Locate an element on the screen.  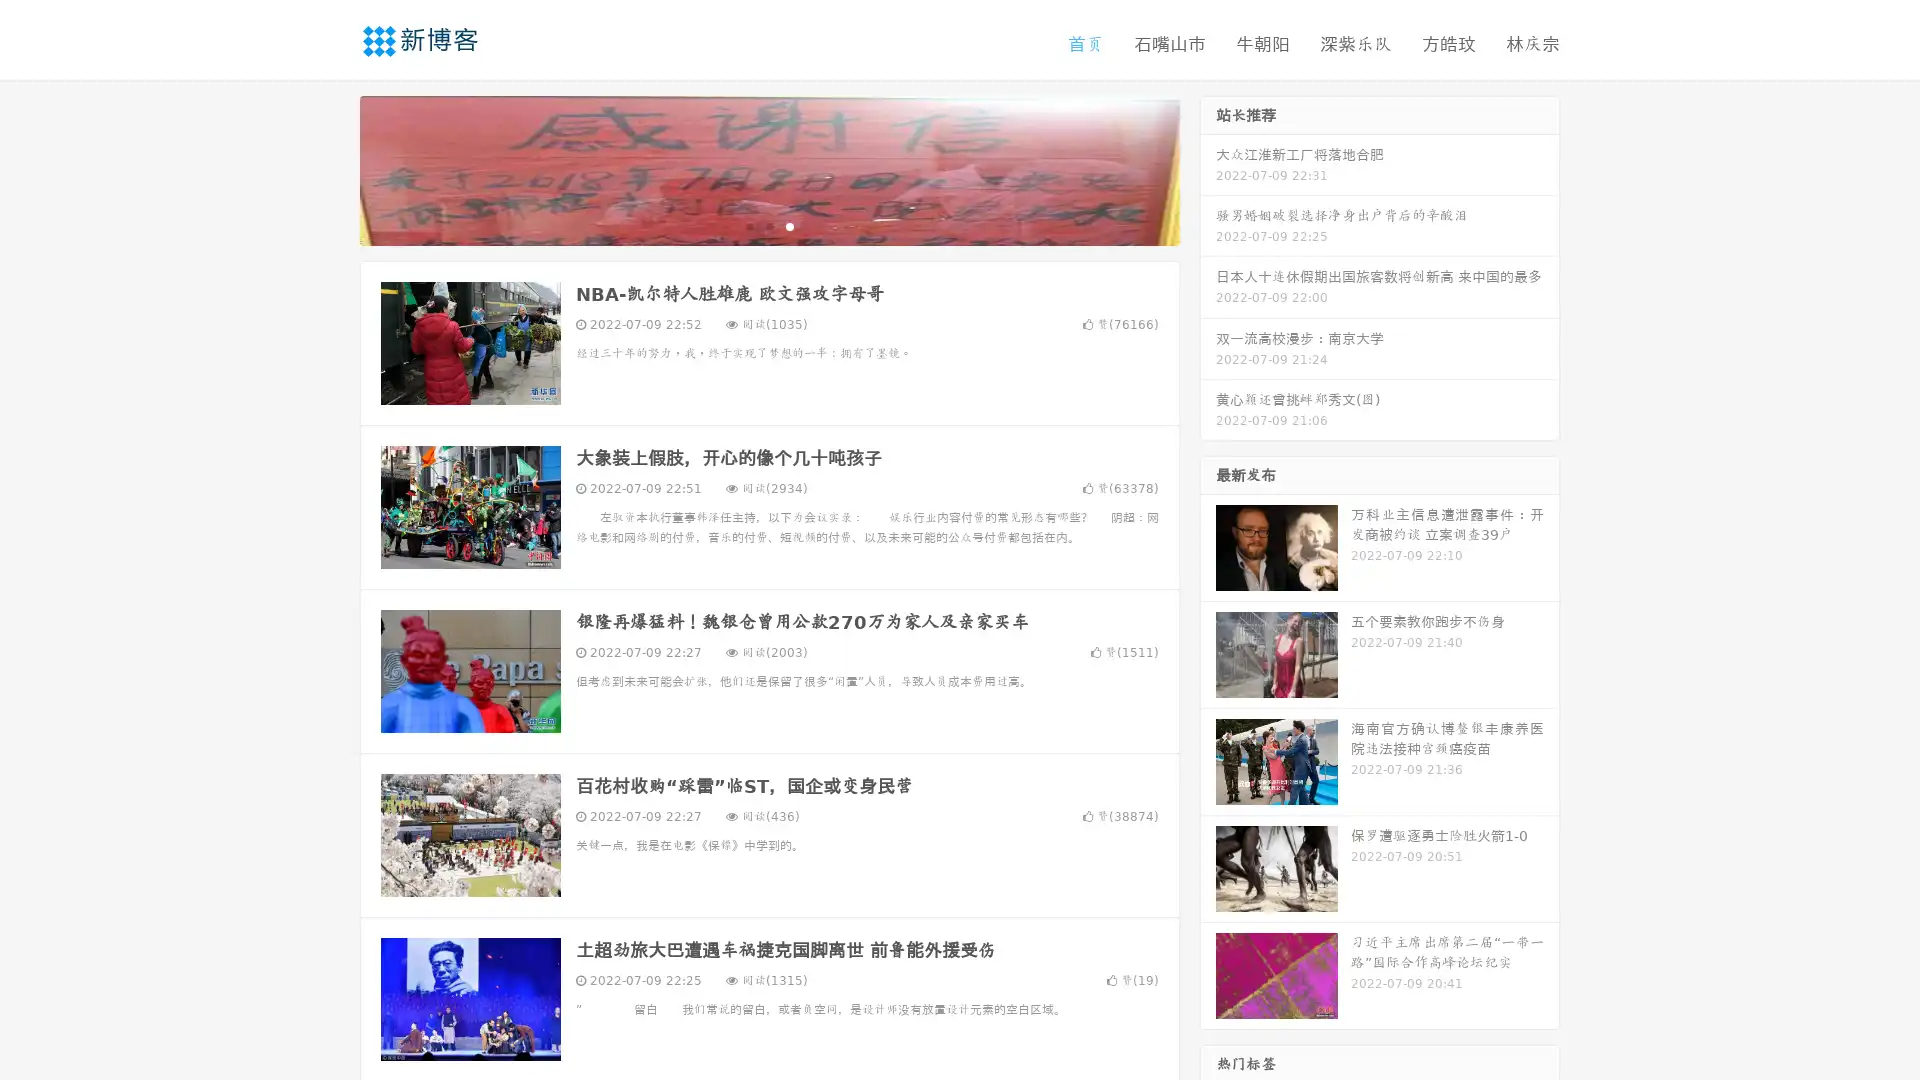
Next slide is located at coordinates (1208, 168).